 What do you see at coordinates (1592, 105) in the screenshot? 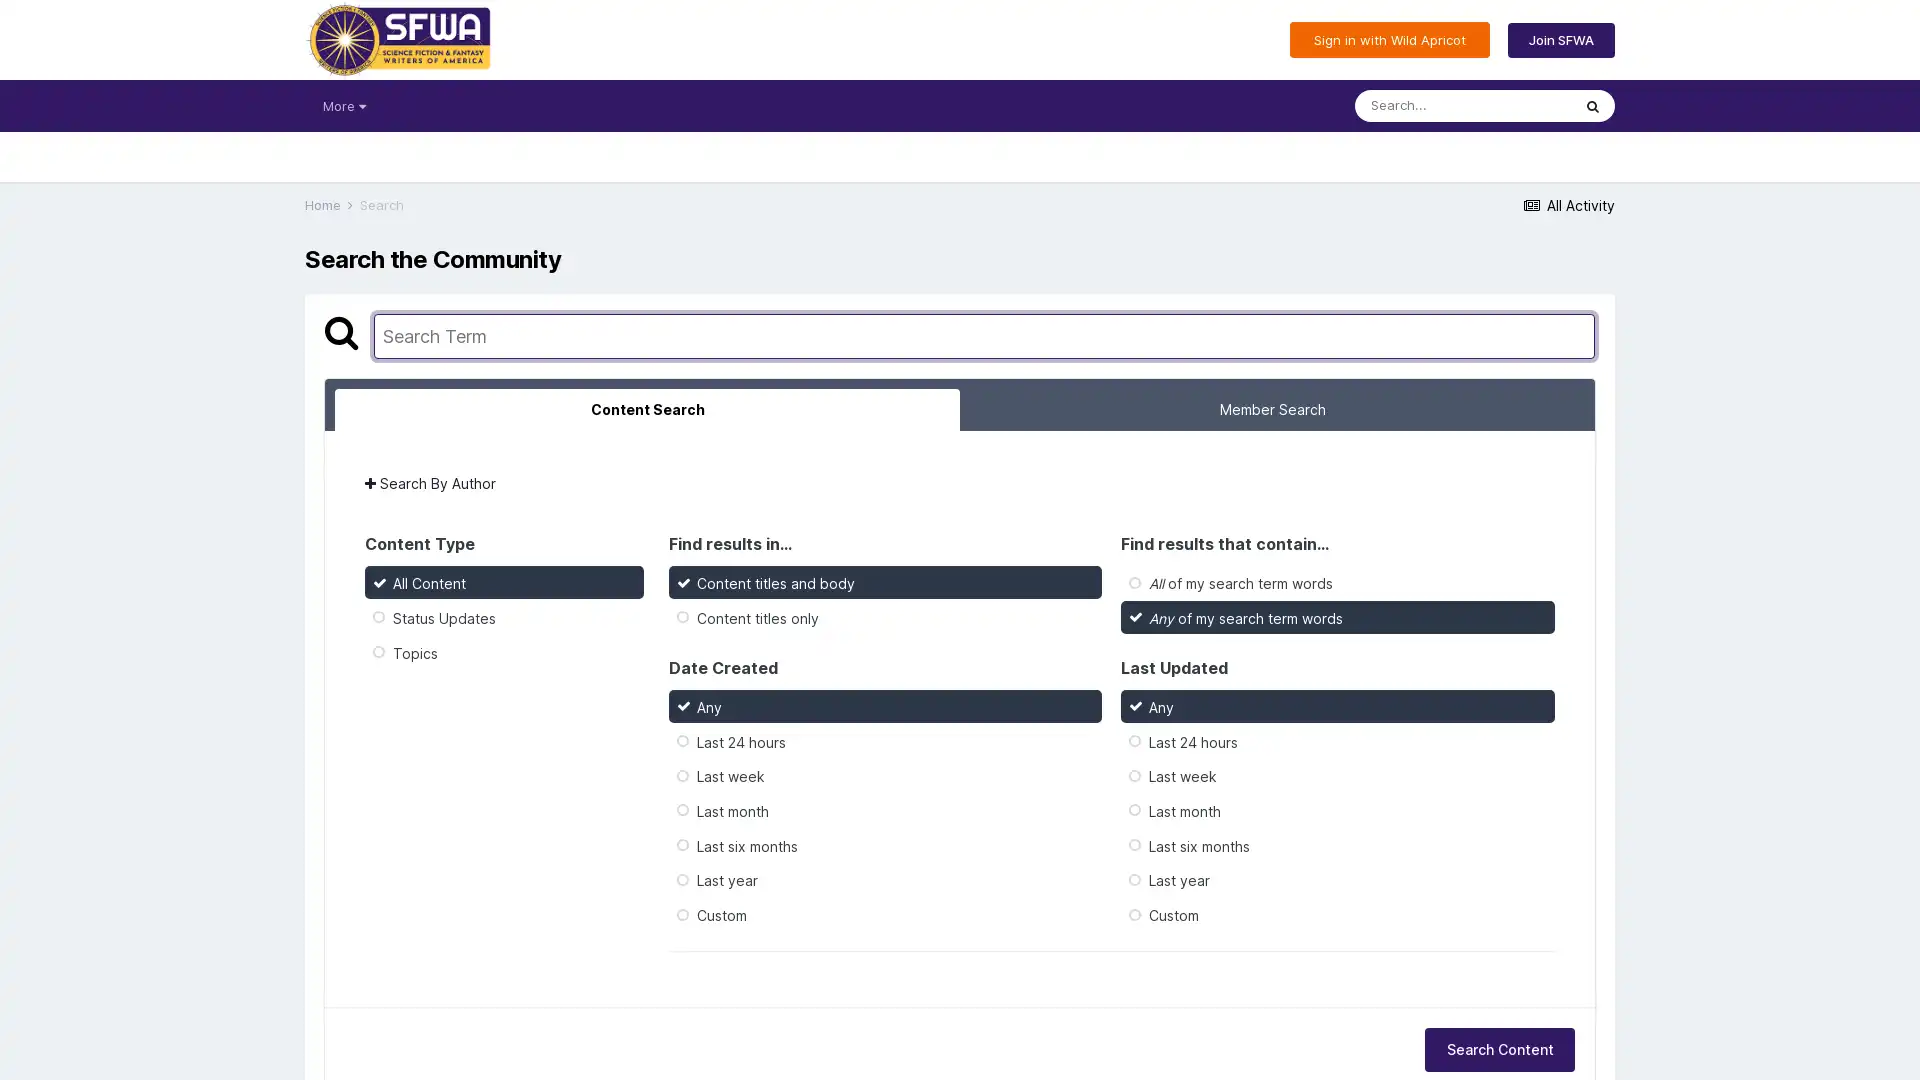
I see `Search` at bounding box center [1592, 105].